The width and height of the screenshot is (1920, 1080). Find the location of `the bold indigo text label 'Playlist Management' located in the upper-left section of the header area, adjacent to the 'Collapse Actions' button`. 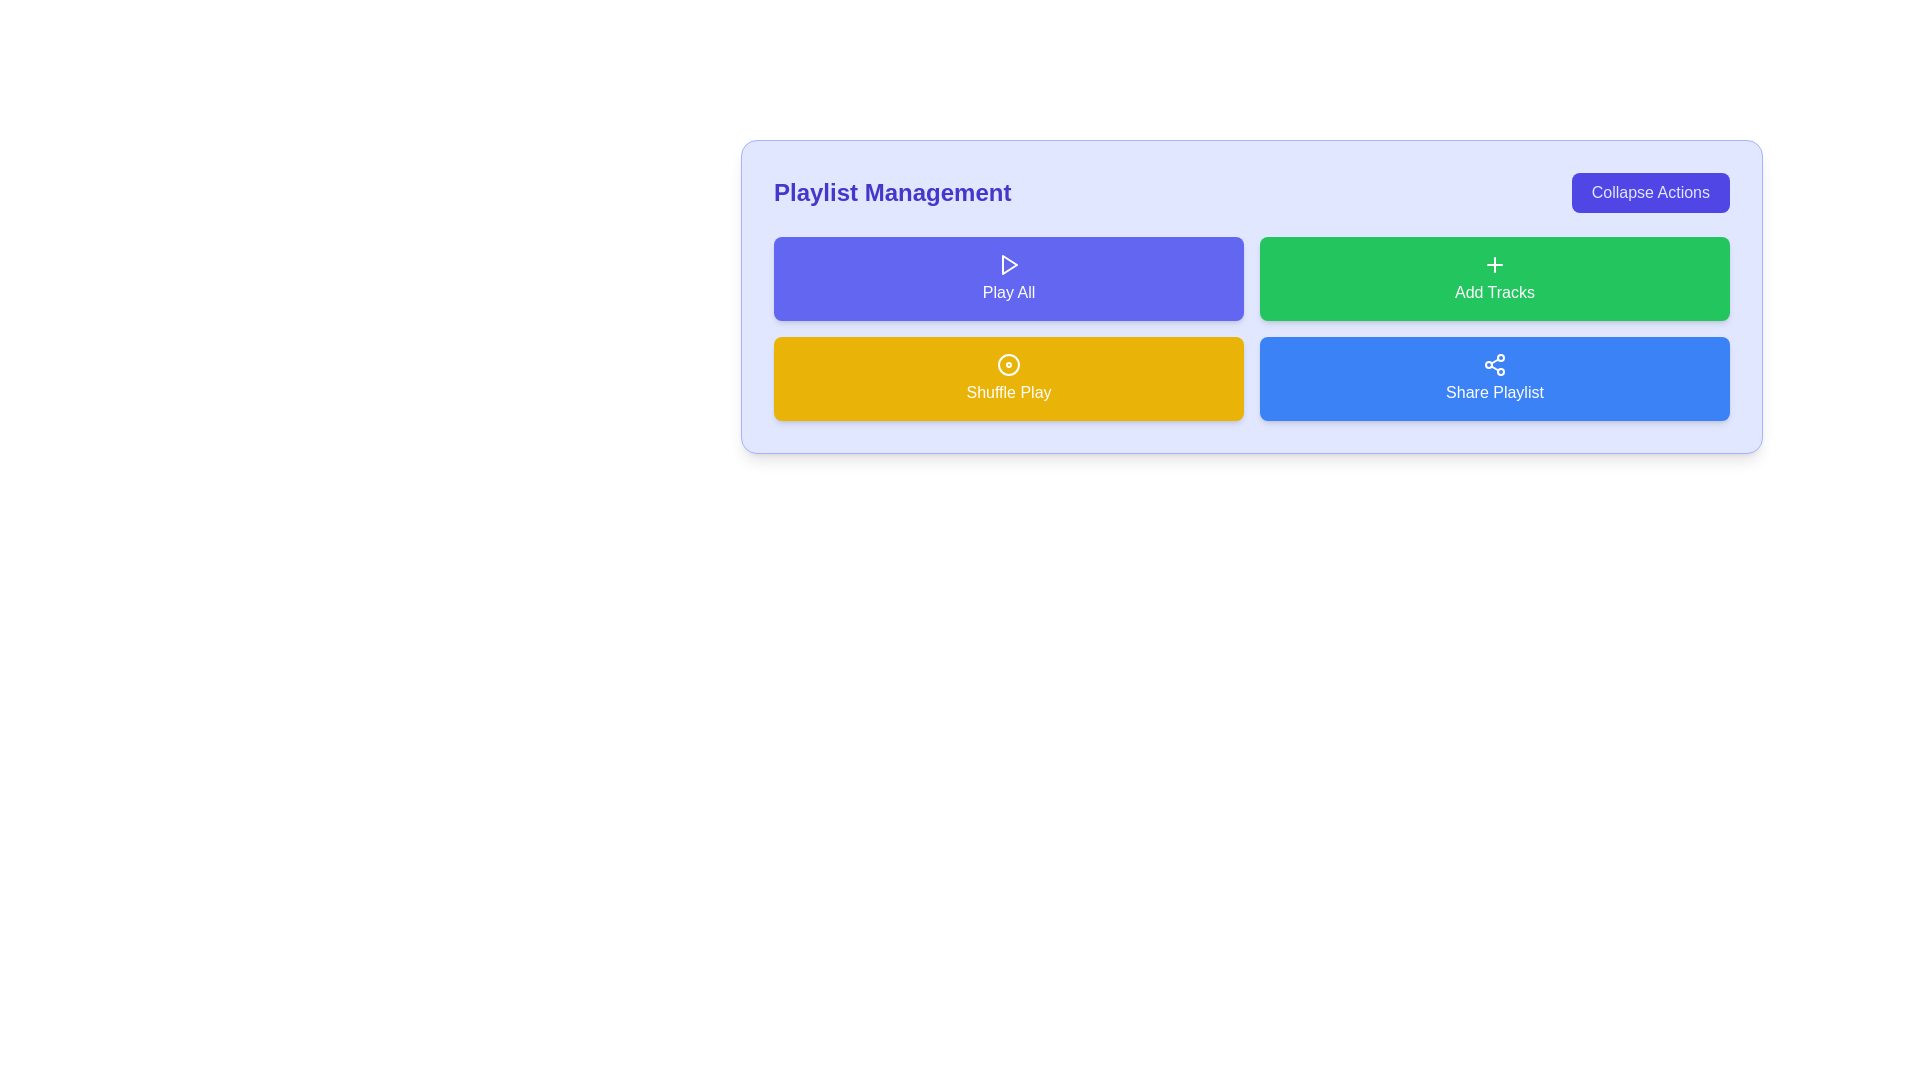

the bold indigo text label 'Playlist Management' located in the upper-left section of the header area, adjacent to the 'Collapse Actions' button is located at coordinates (891, 192).